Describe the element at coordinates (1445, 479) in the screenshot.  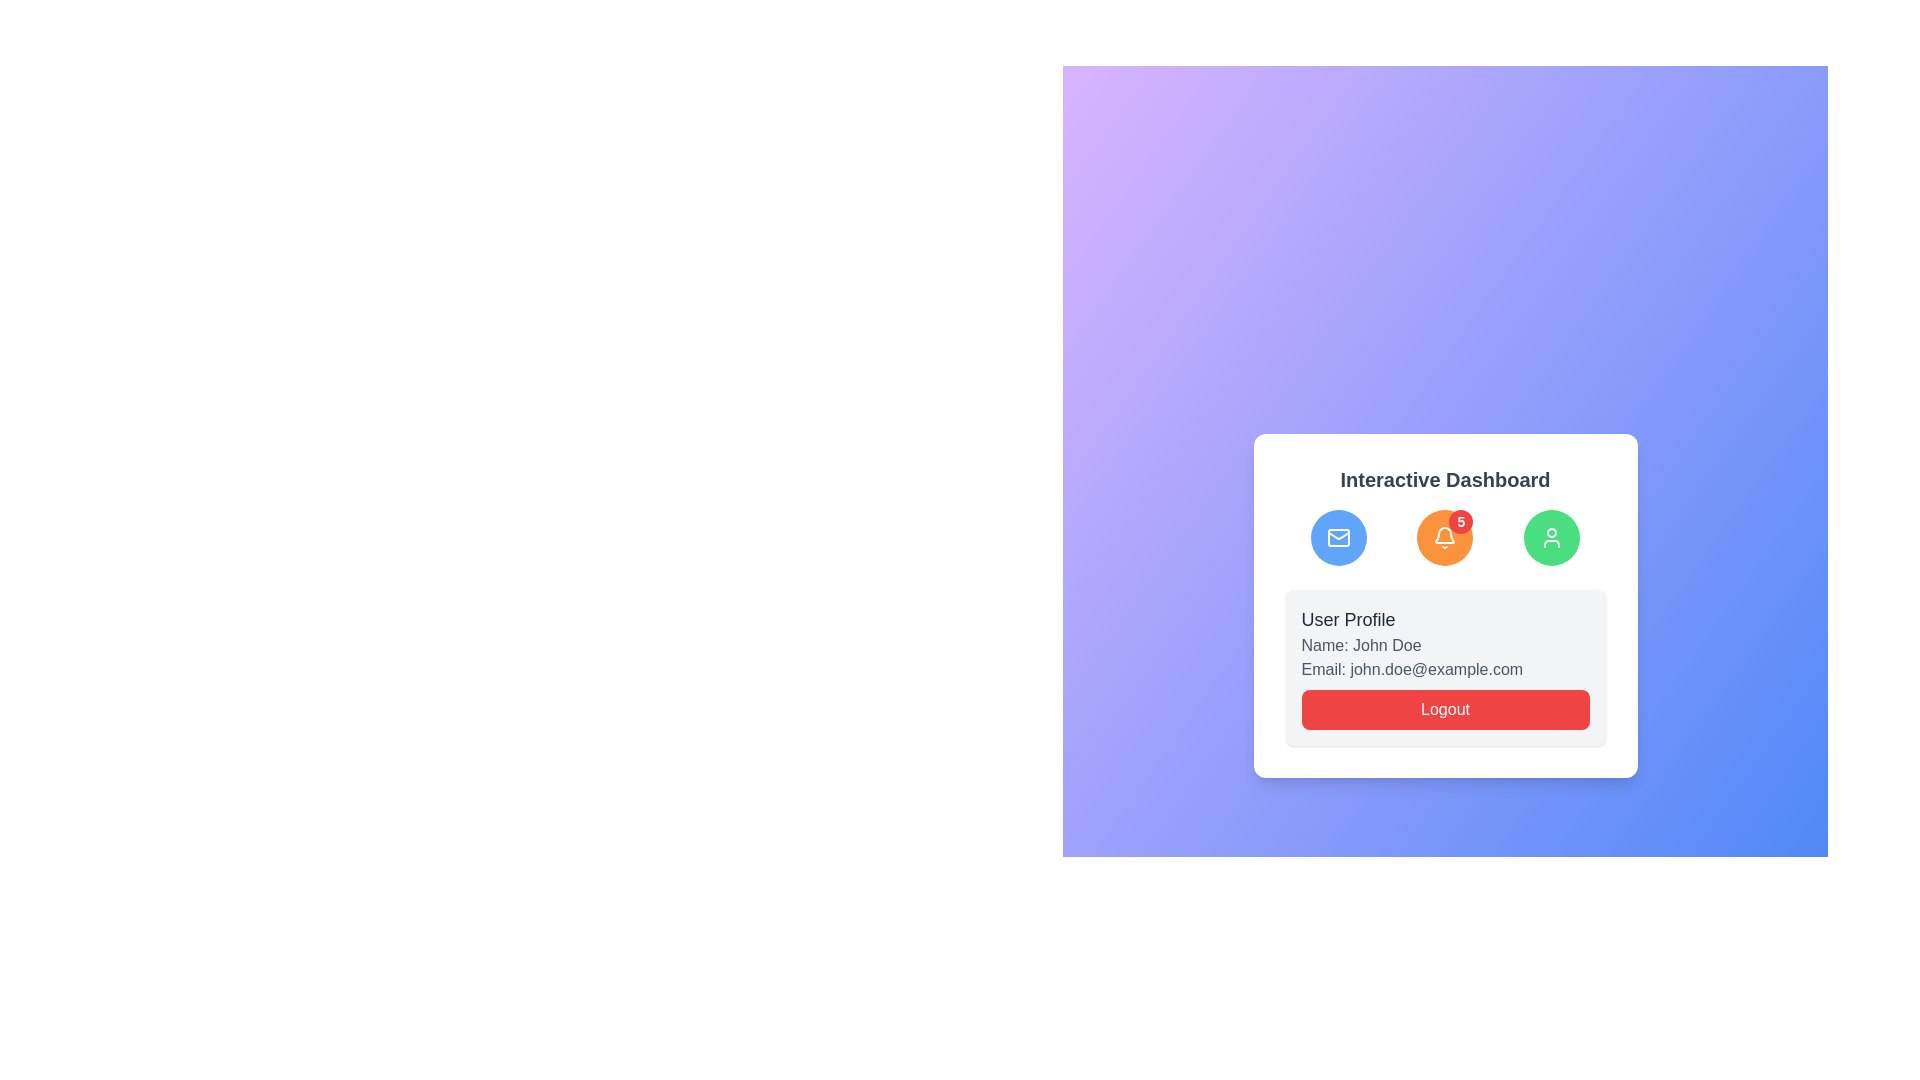
I see `text content of the title or header Text label positioned at the top center of the card-like layout` at that location.